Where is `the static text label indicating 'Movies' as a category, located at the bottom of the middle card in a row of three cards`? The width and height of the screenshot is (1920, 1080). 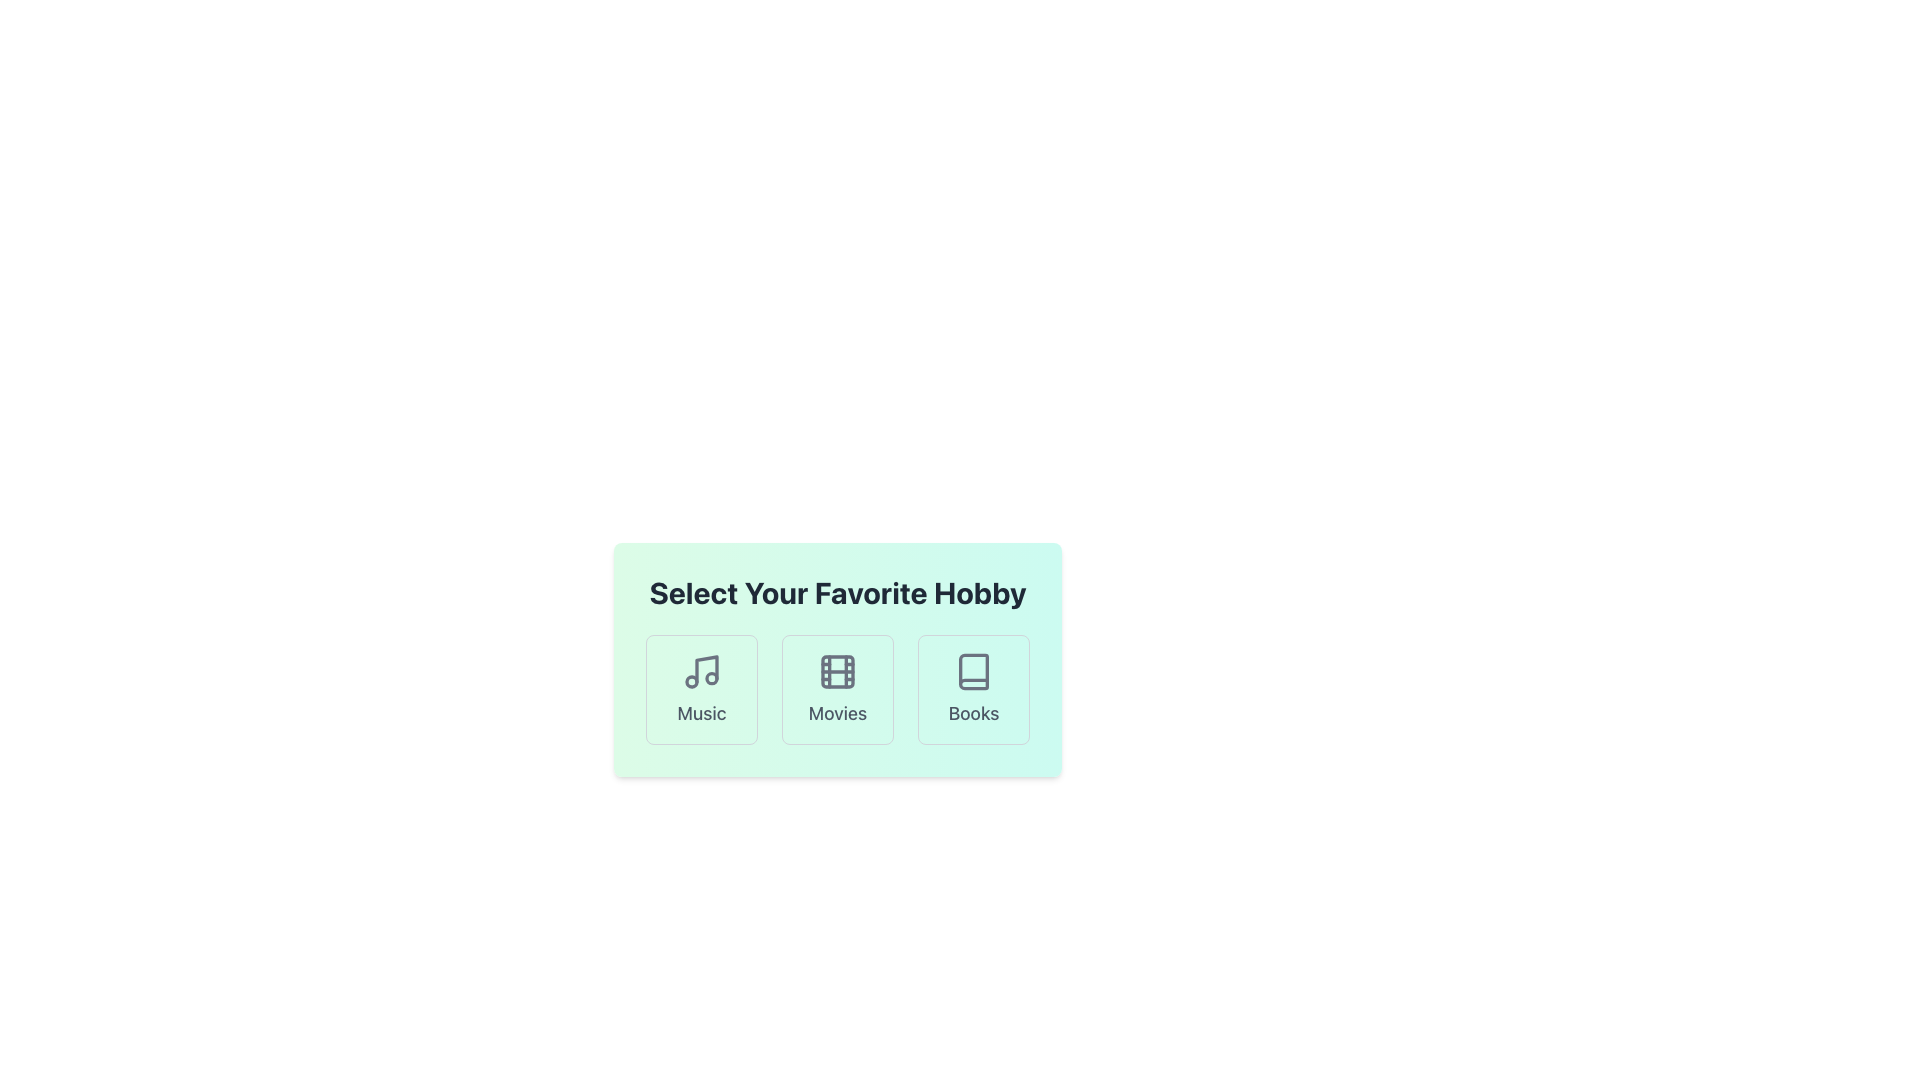
the static text label indicating 'Movies' as a category, located at the bottom of the middle card in a row of three cards is located at coordinates (838, 712).